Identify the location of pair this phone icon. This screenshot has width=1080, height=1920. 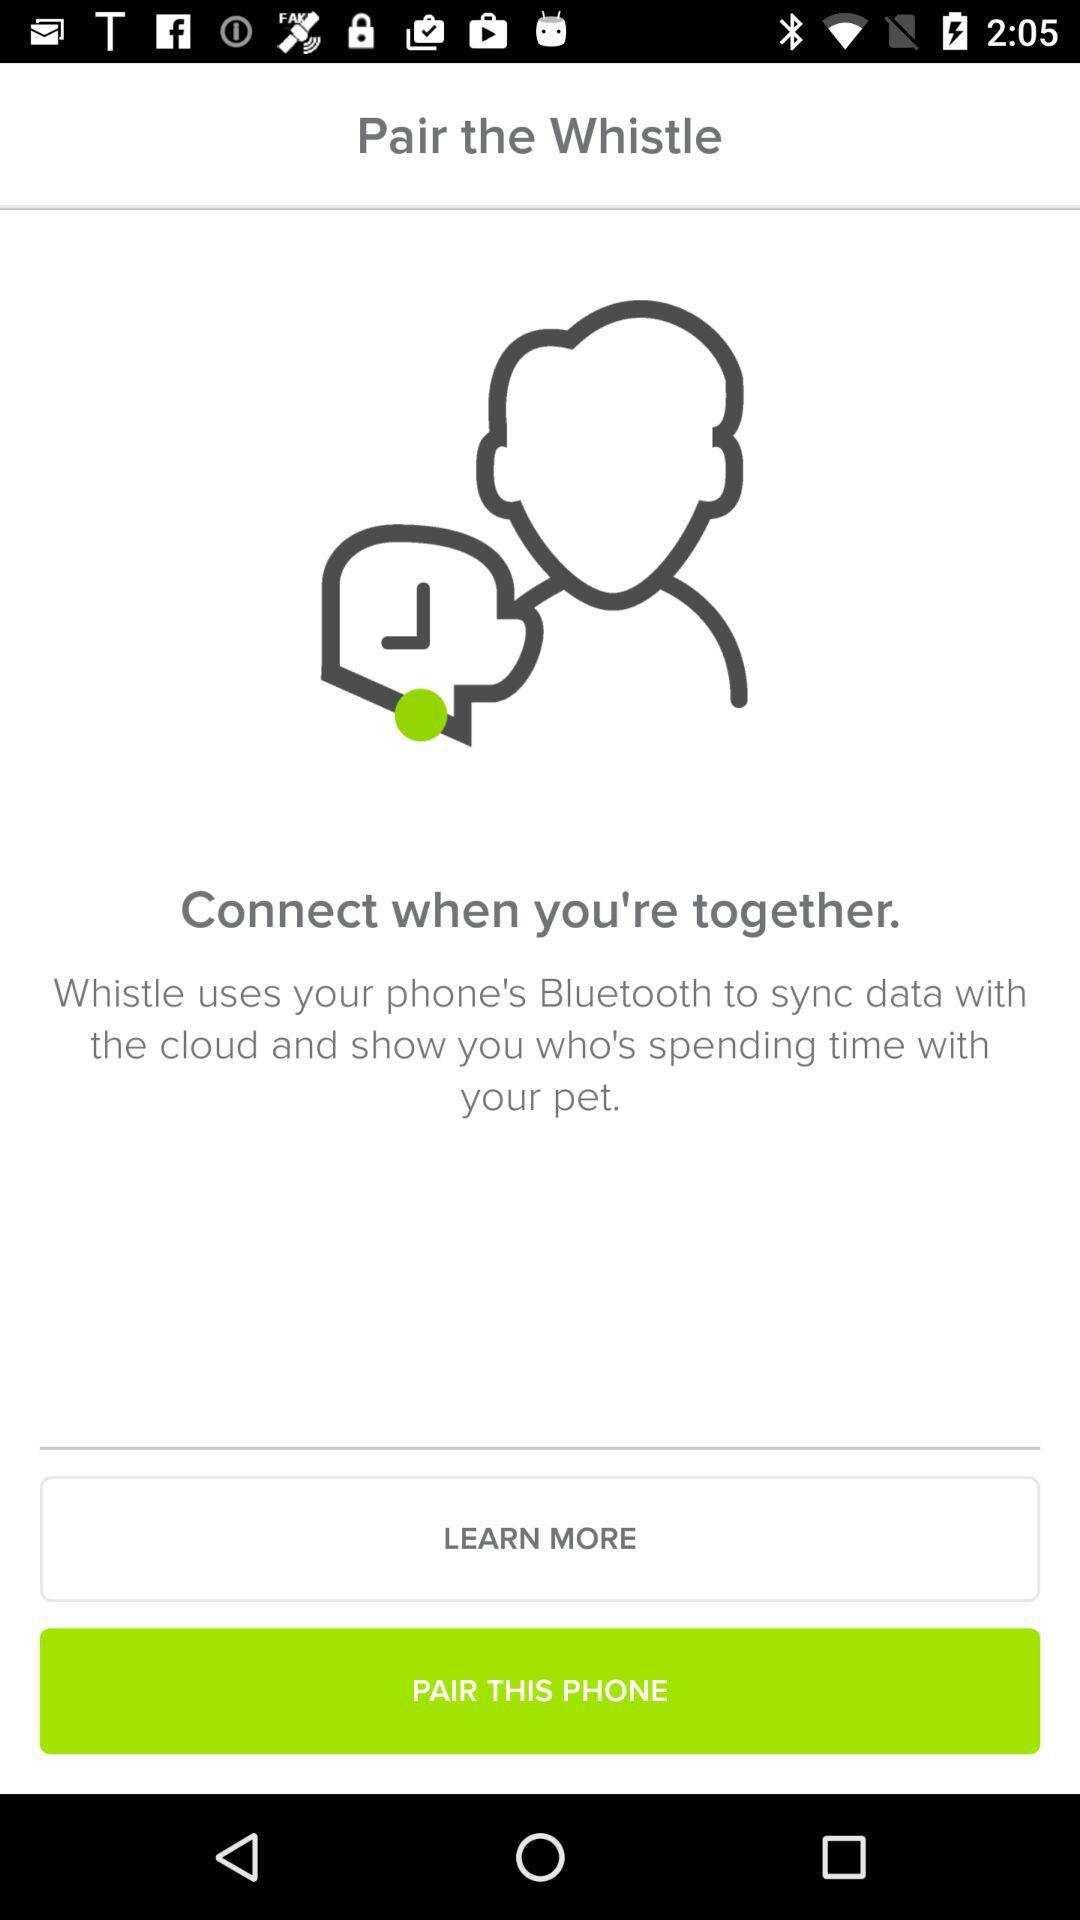
(540, 1690).